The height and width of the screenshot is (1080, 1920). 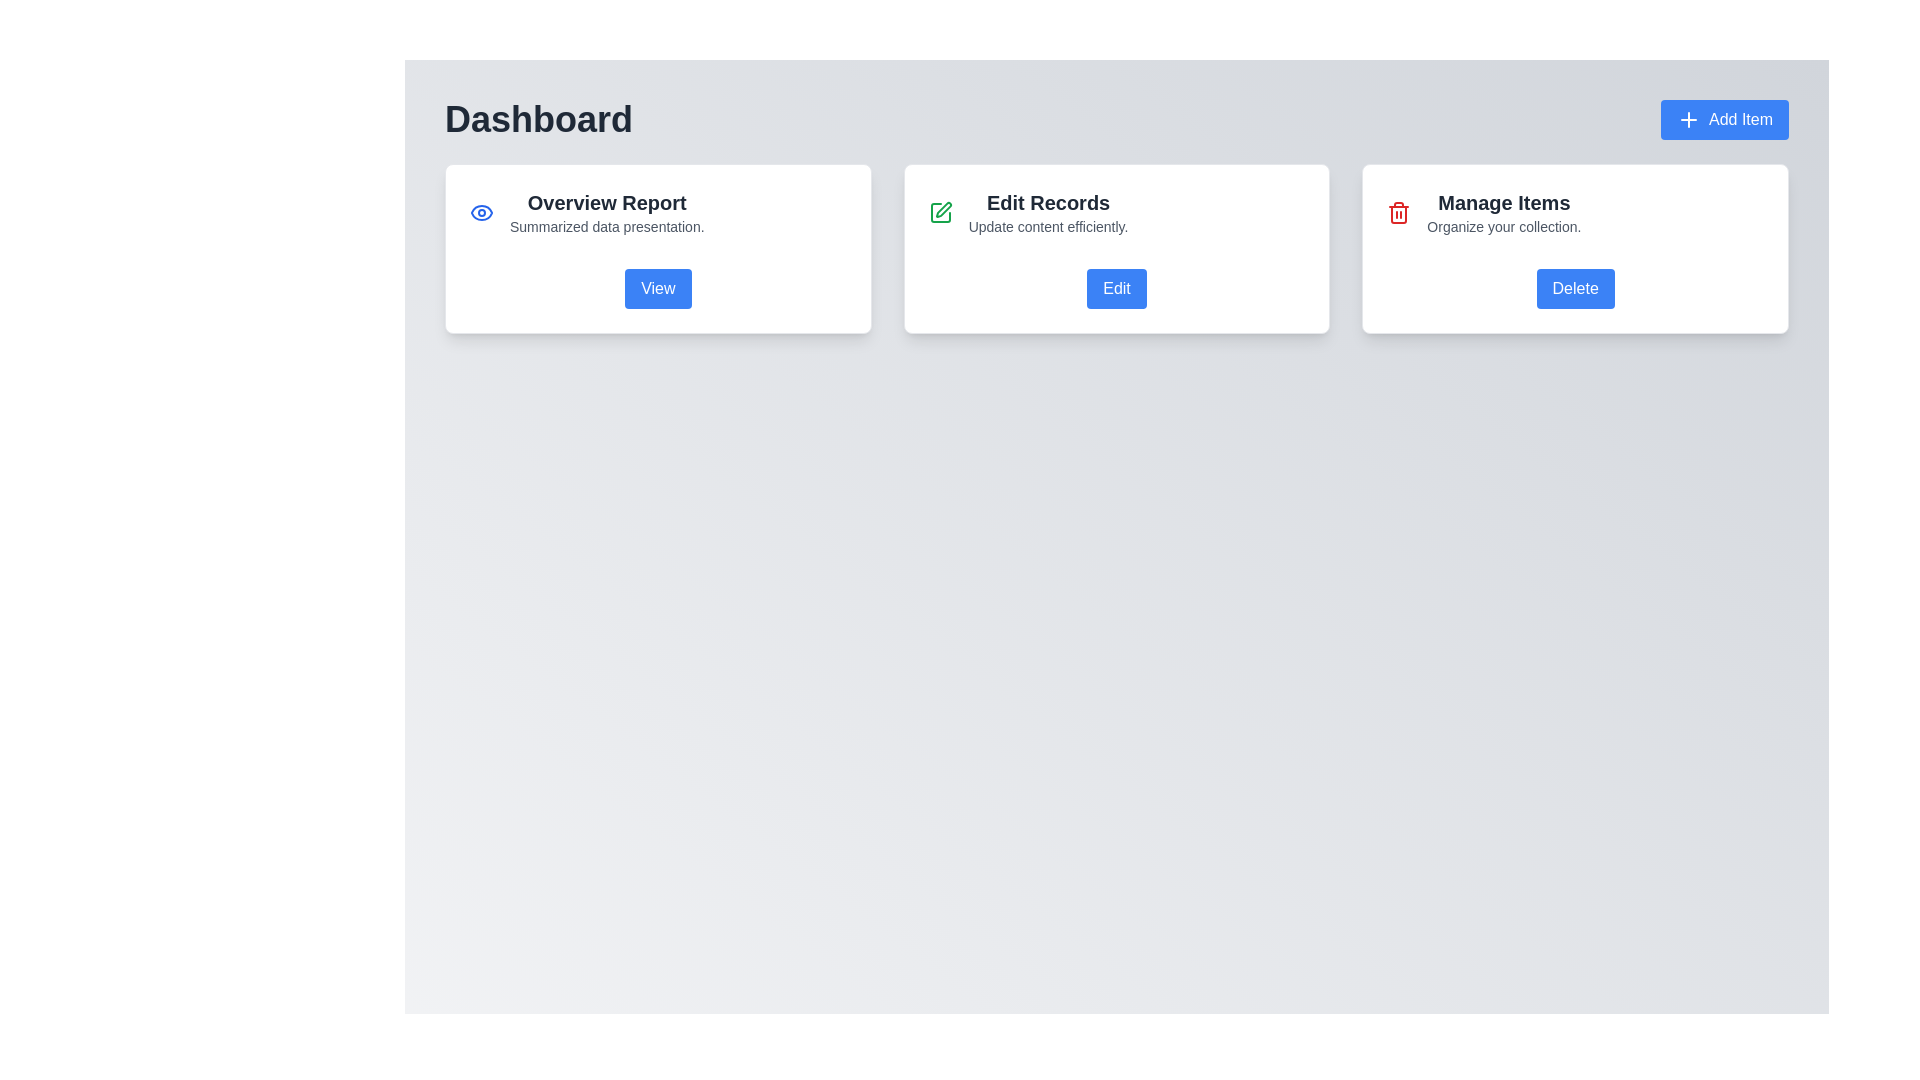 I want to click on the blue button labeled 'View' with rounded corners at the bottom center of the 'Overview Report' card to trigger a visual change, so click(x=658, y=289).